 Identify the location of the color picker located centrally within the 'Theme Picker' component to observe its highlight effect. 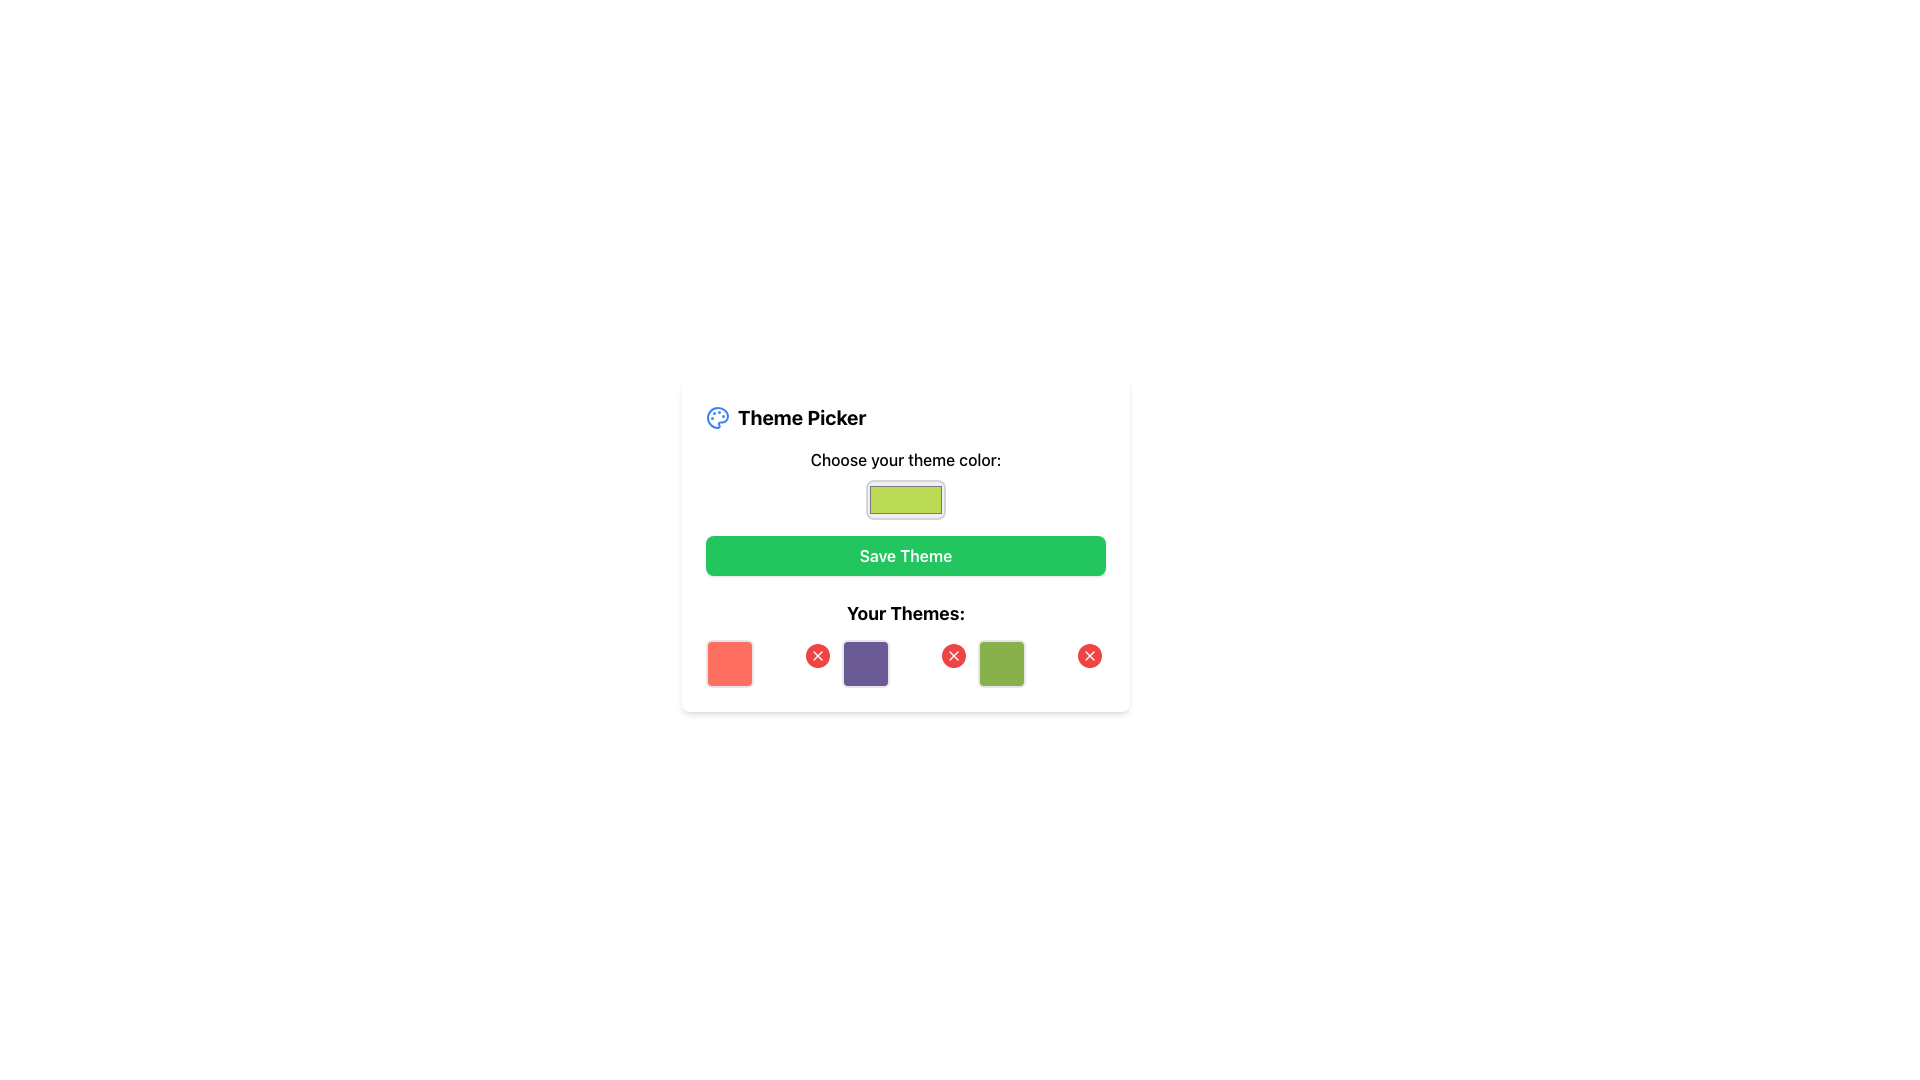
(905, 483).